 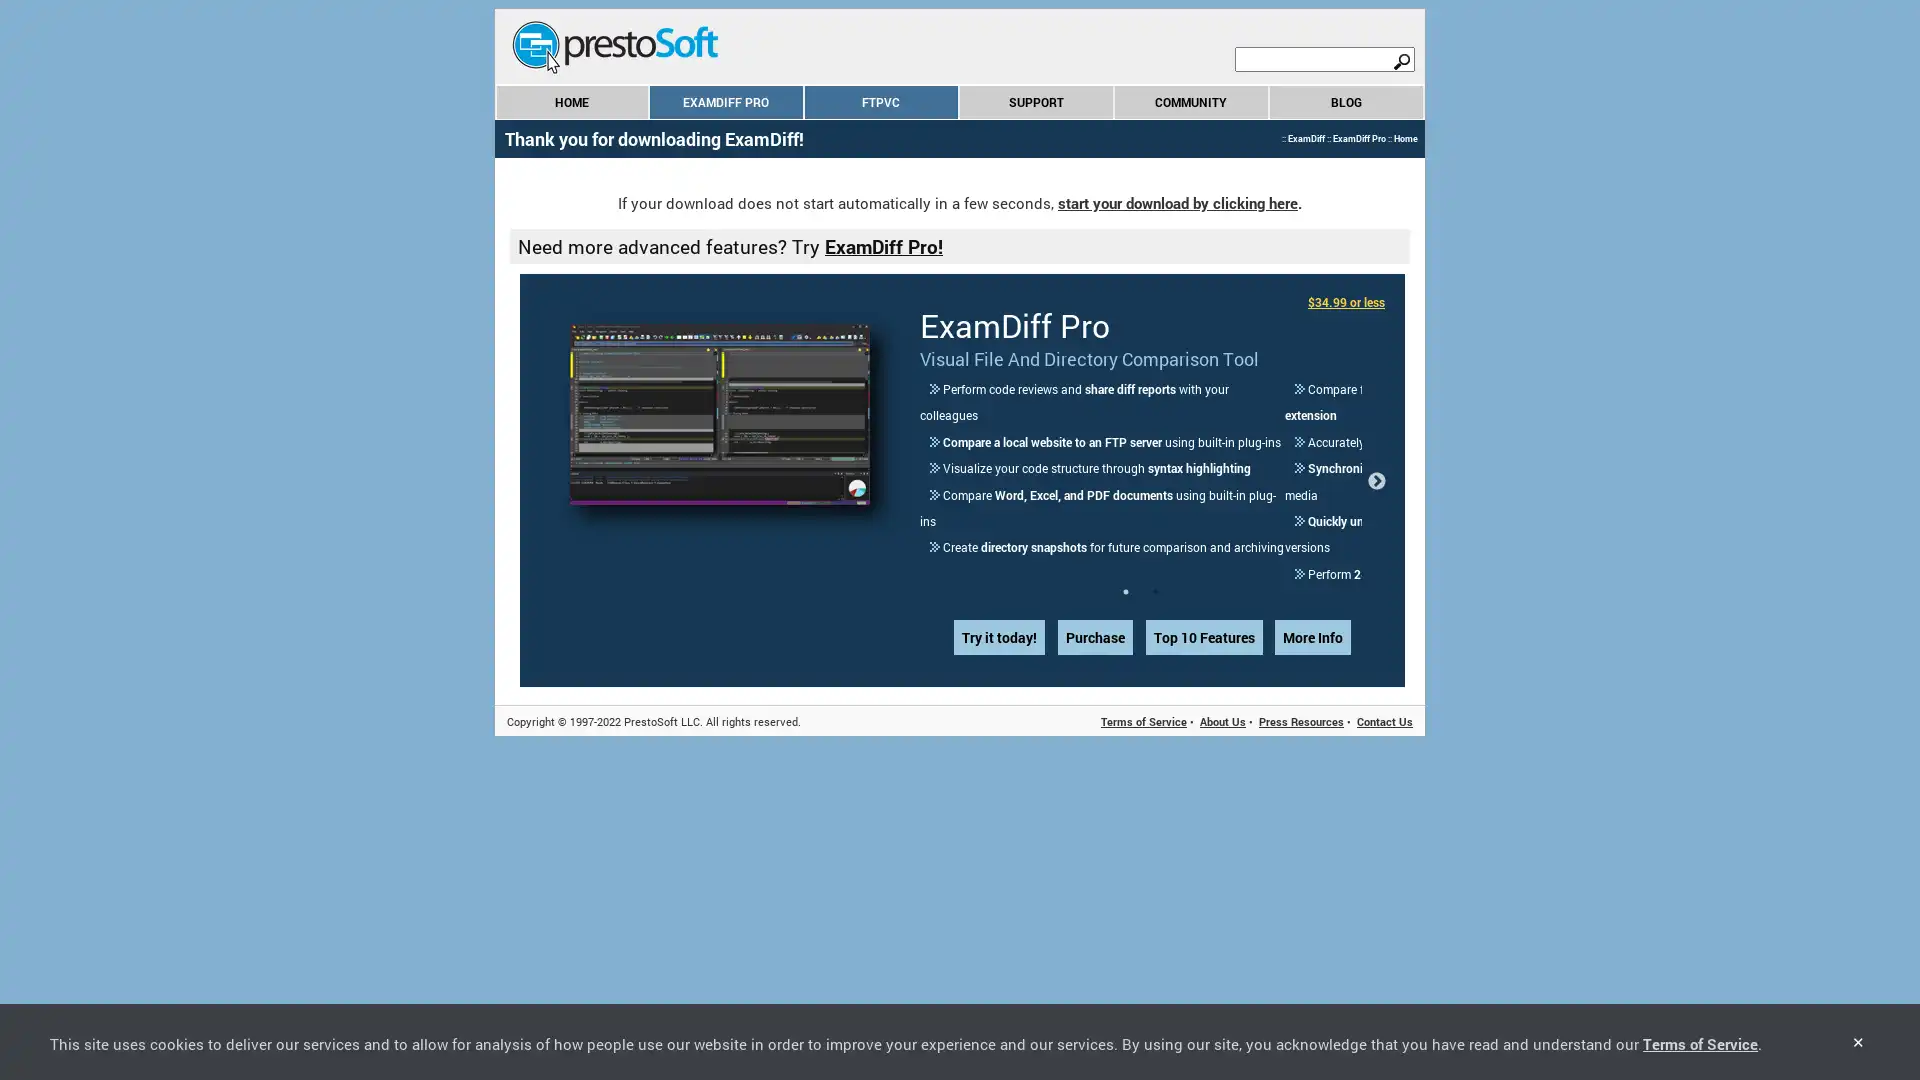 What do you see at coordinates (1156, 511) in the screenshot?
I see `2` at bounding box center [1156, 511].